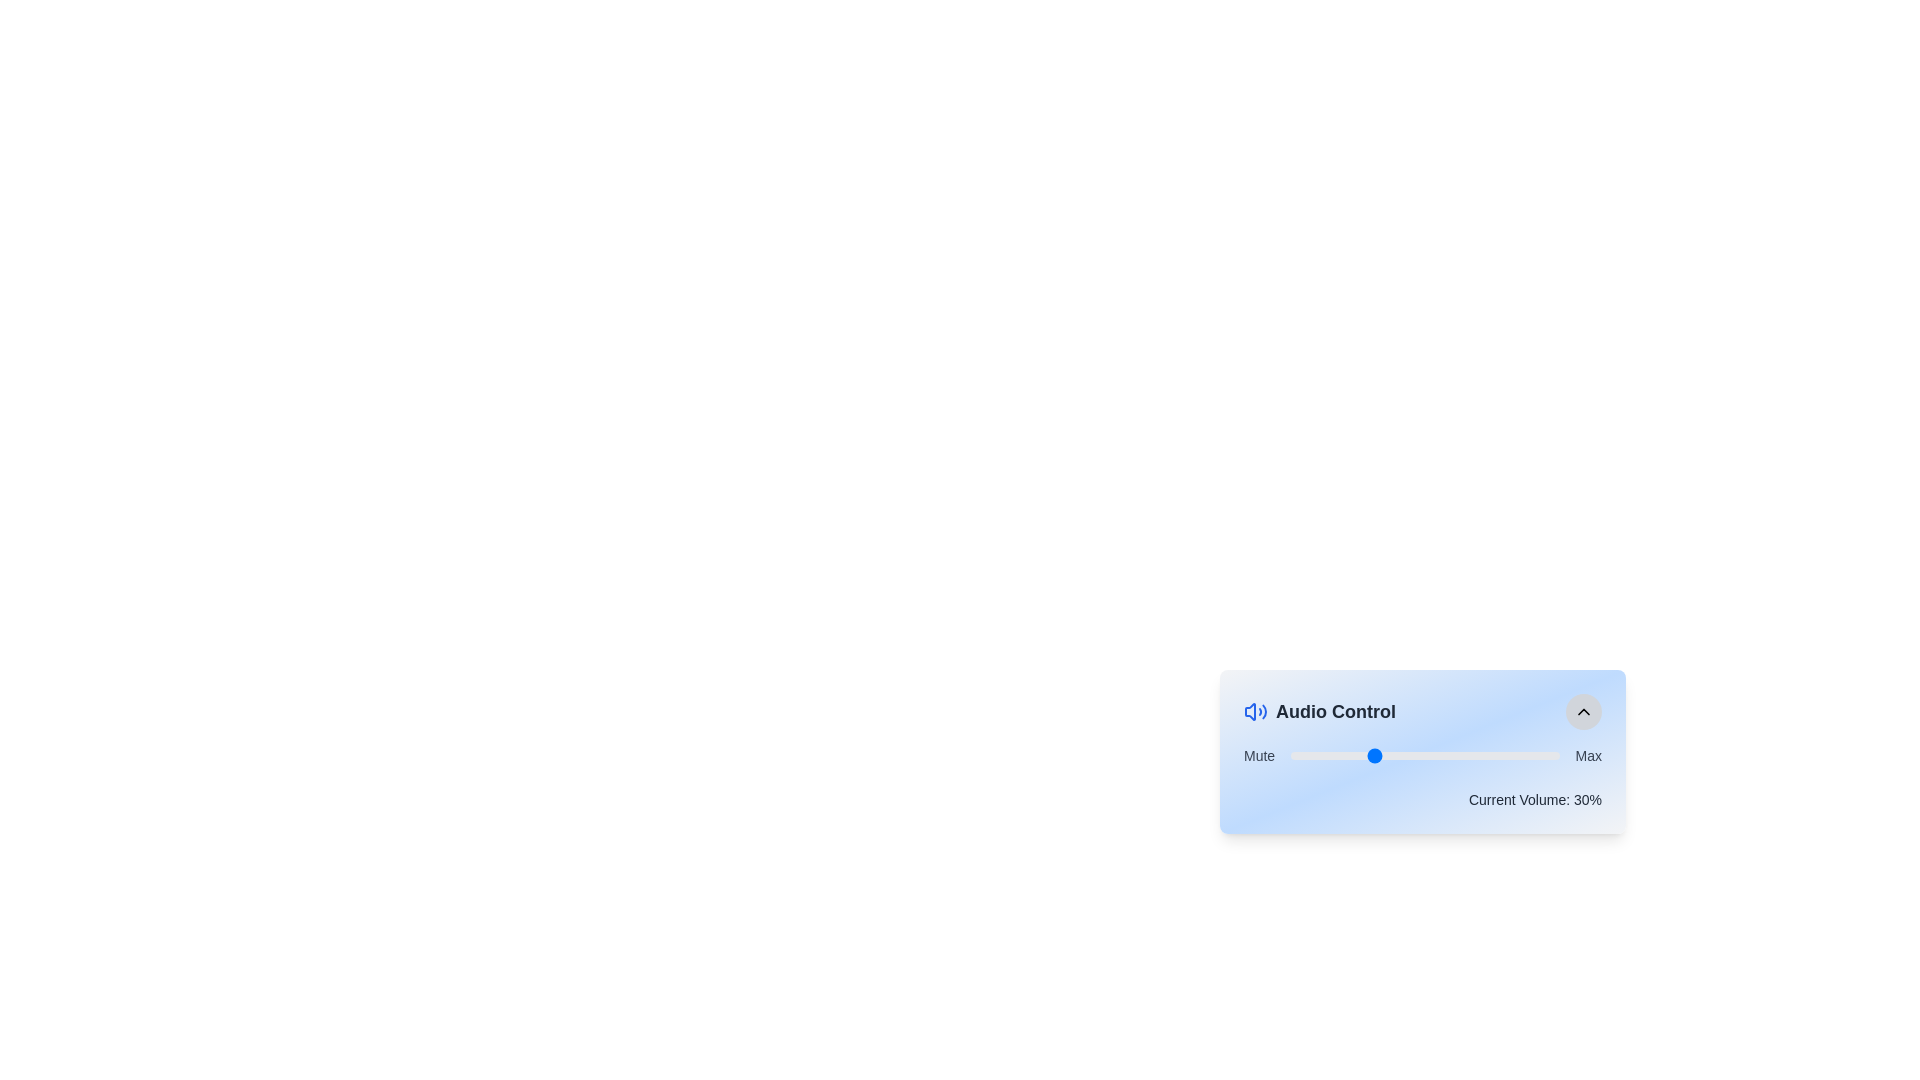 This screenshot has width=1920, height=1080. Describe the element at coordinates (1460, 756) in the screenshot. I see `the volume level` at that location.